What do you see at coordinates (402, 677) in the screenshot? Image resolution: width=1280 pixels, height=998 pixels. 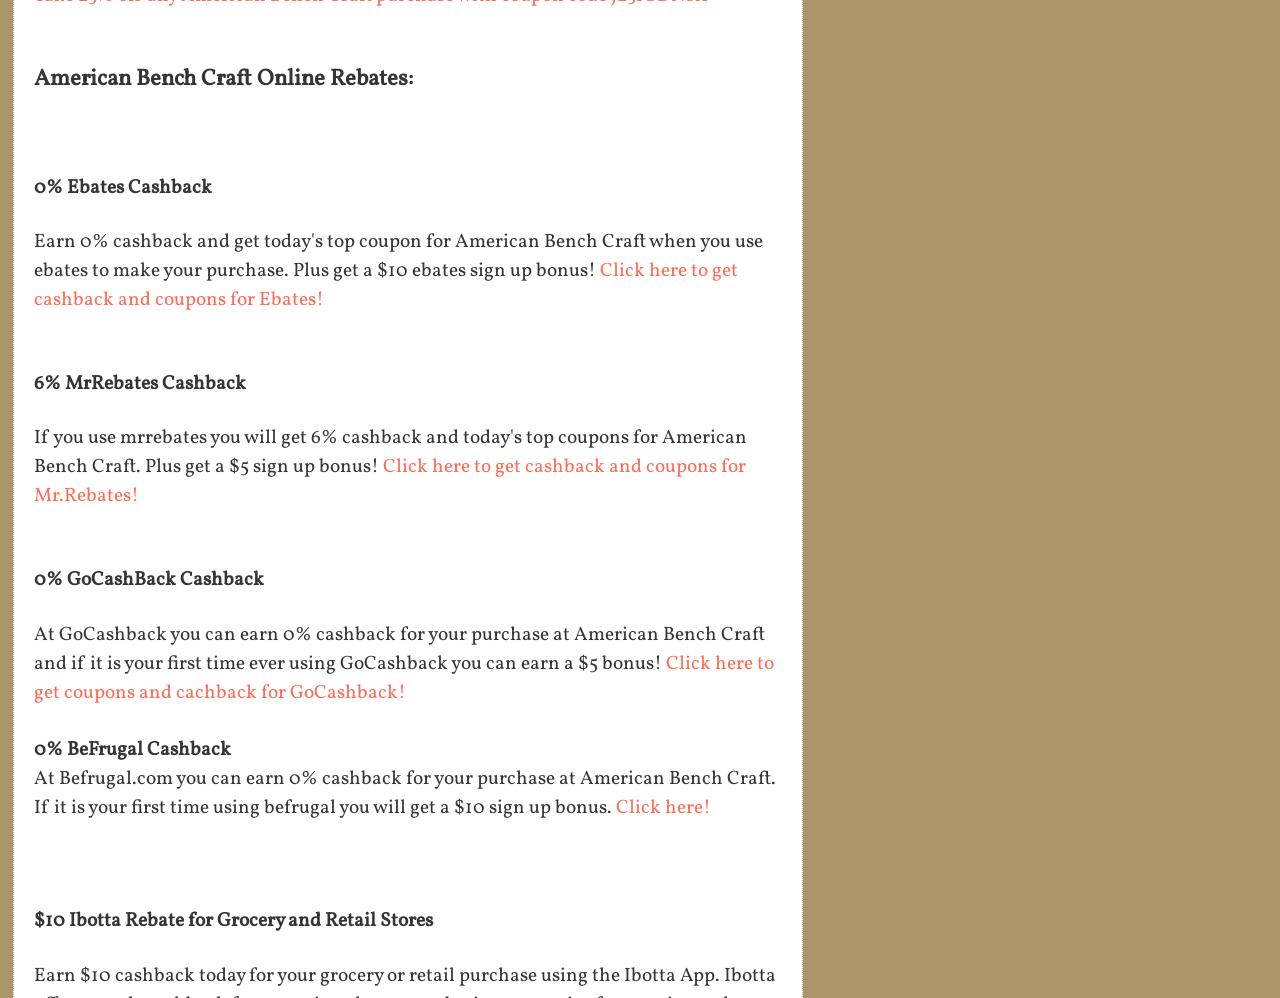 I see `'Click here to get coupons and cachback for GoCashback!'` at bounding box center [402, 677].